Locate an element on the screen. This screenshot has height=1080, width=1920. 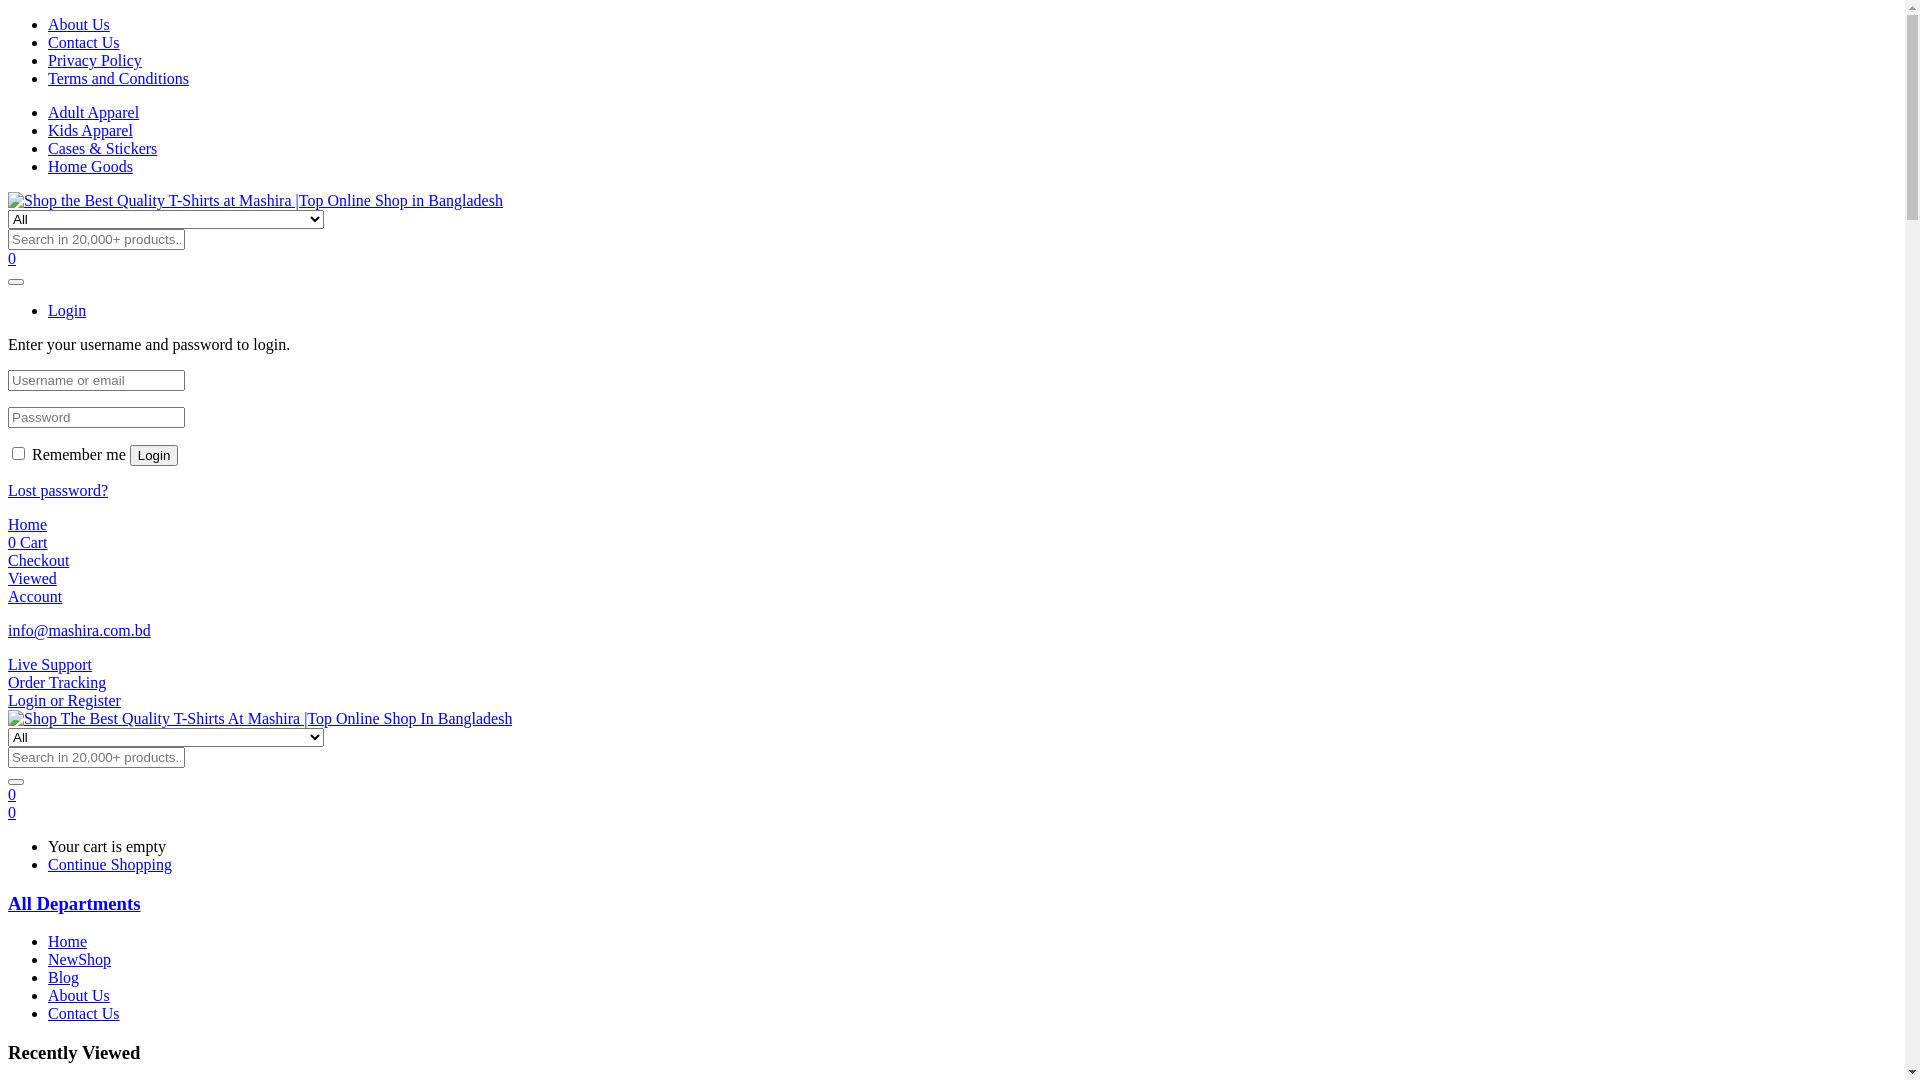
'Login' is located at coordinates (67, 310).